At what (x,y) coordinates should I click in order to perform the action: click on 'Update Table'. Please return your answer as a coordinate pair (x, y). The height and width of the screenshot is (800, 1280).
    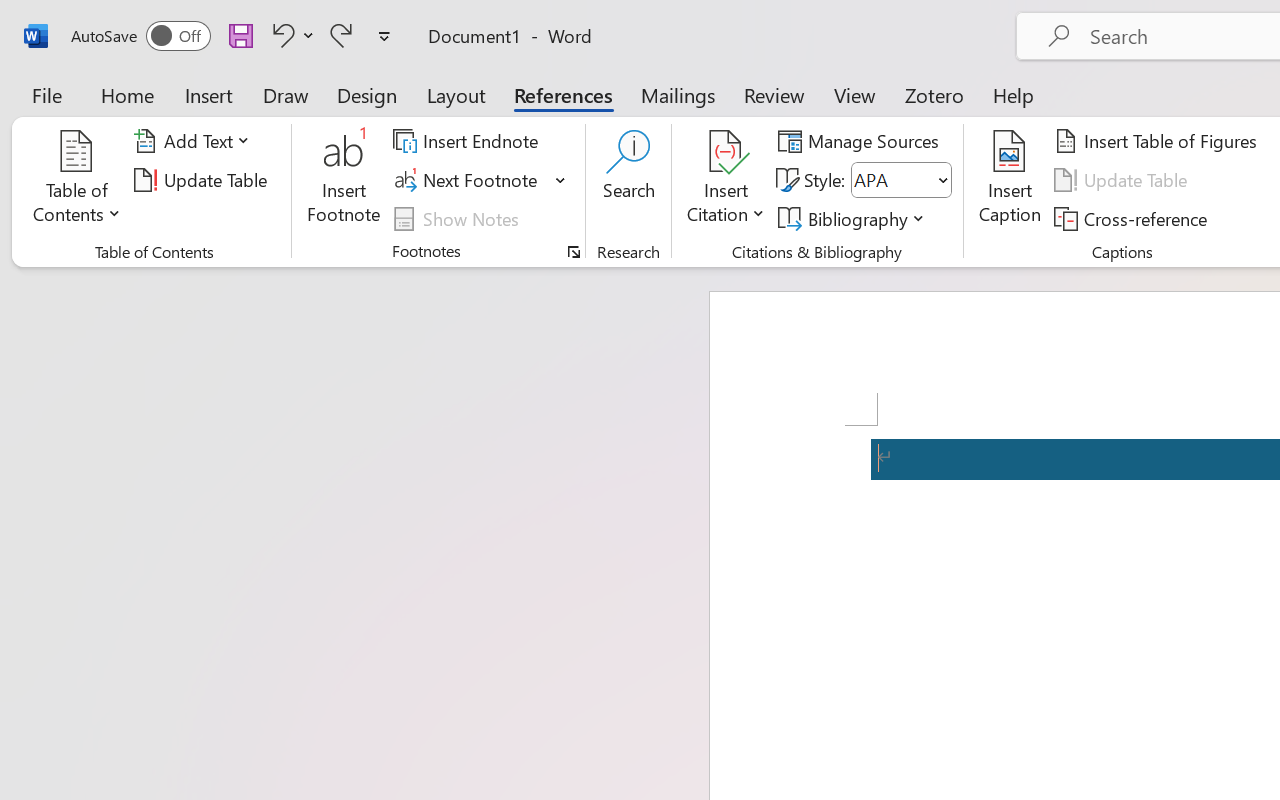
    Looking at the image, I should click on (1124, 179).